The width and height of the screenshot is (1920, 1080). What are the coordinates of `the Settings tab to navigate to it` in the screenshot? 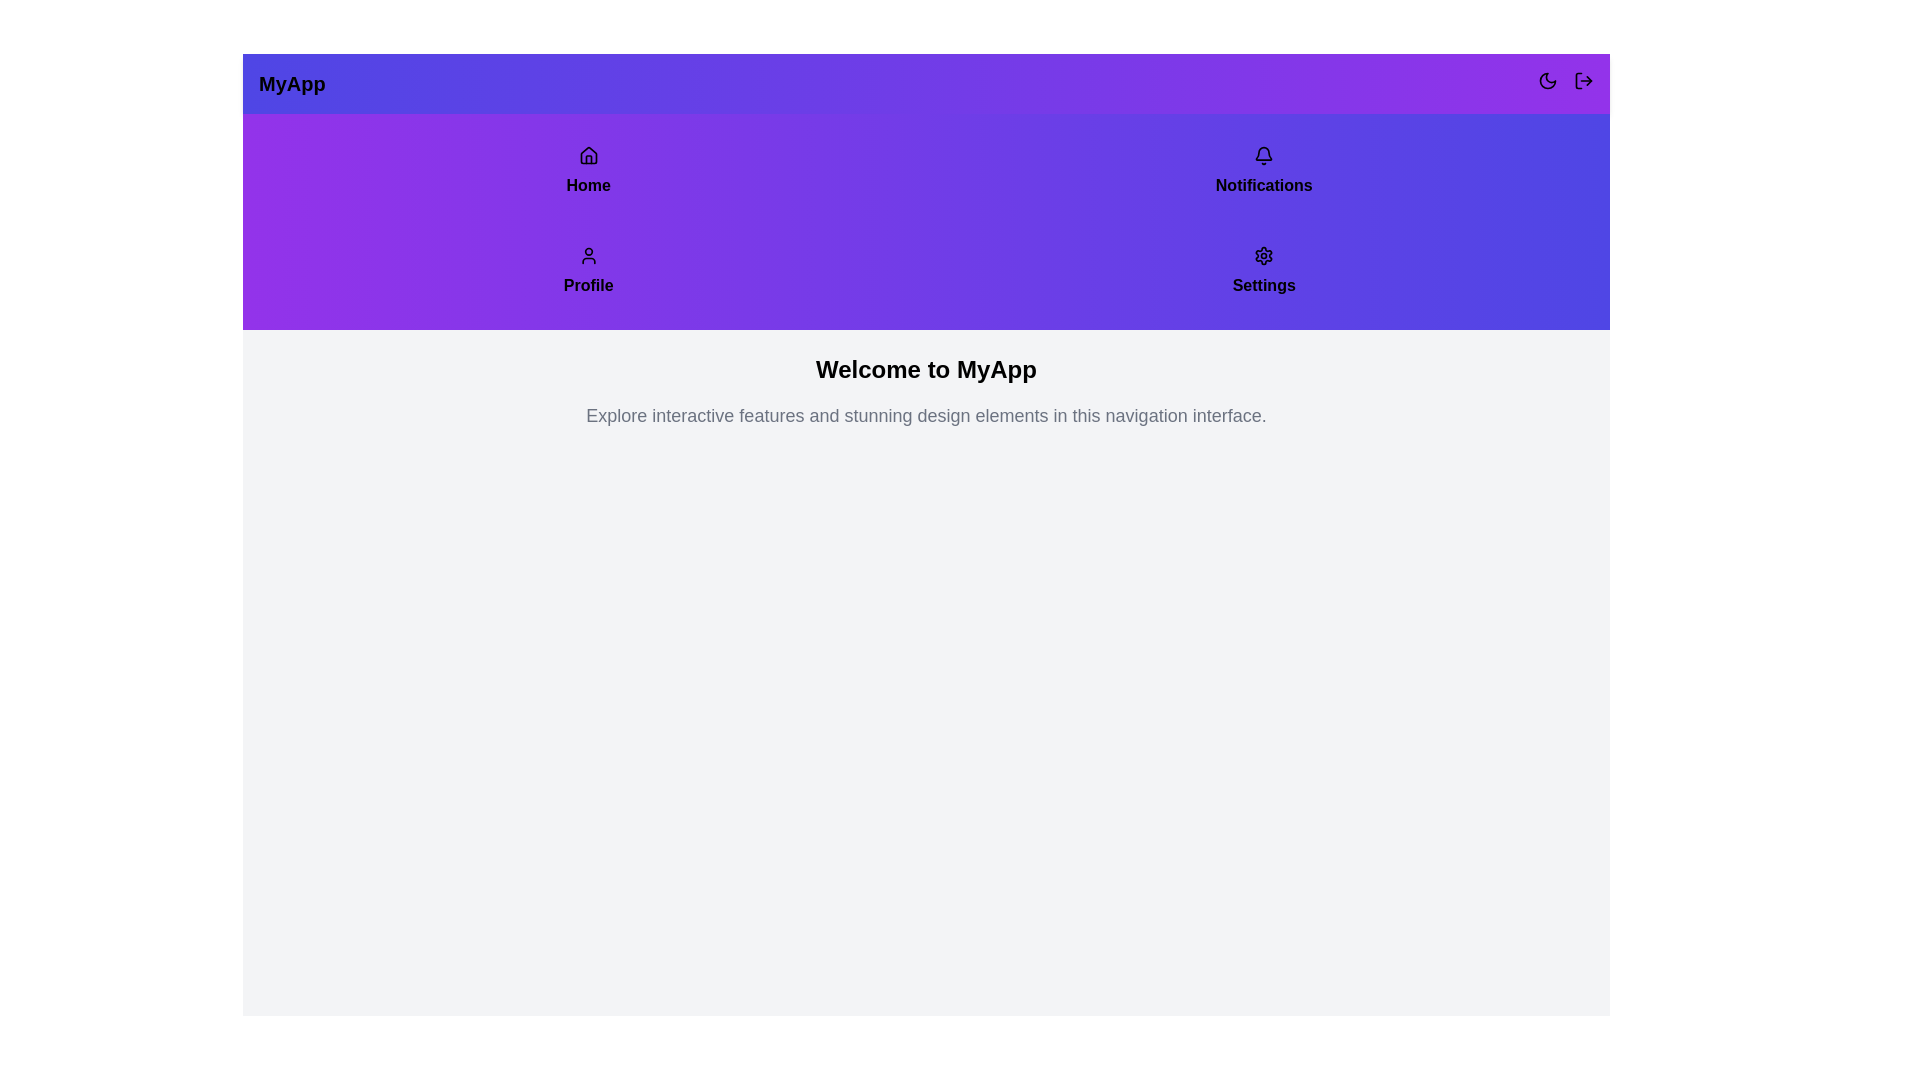 It's located at (1262, 272).